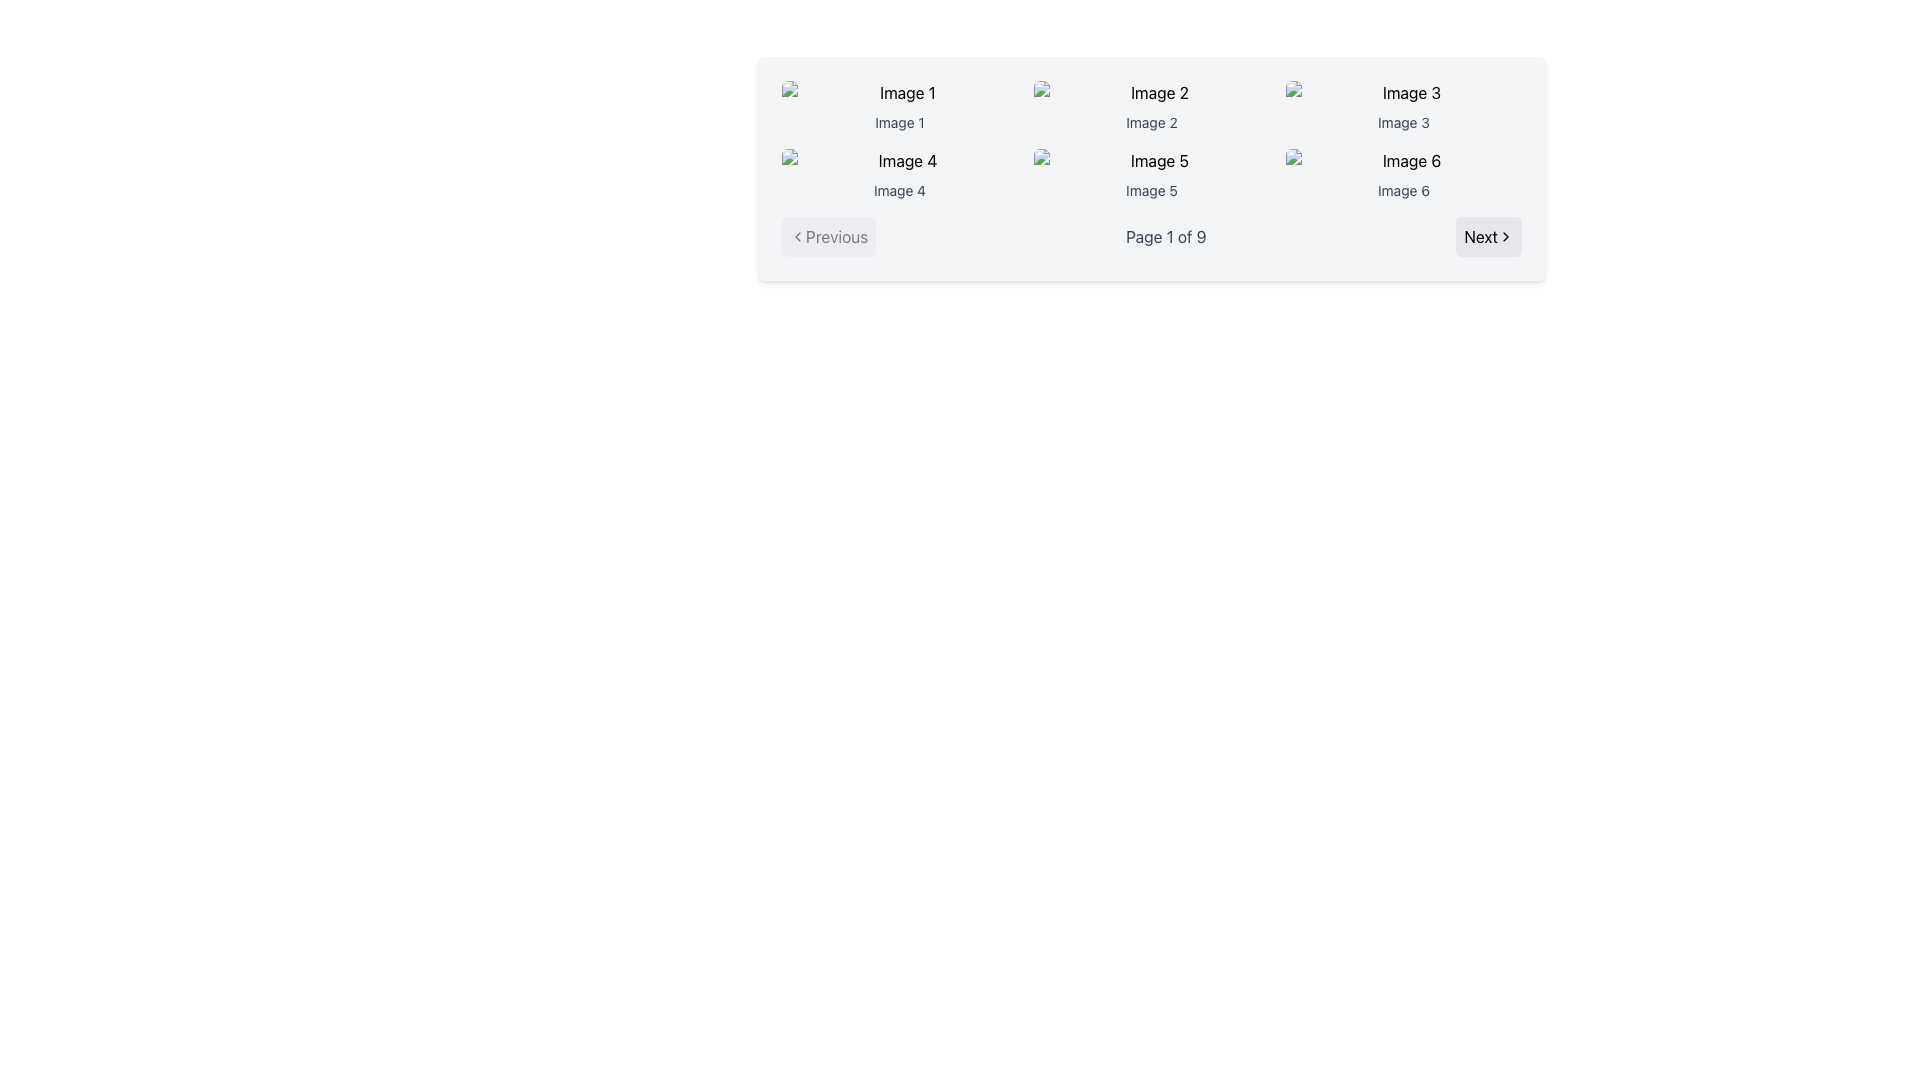 This screenshot has height=1080, width=1920. What do you see at coordinates (898, 191) in the screenshot?
I see `the text label displaying 'Image 4', which is gray and centrally aligned below its corresponding image preview in the second column of the grid layout` at bounding box center [898, 191].